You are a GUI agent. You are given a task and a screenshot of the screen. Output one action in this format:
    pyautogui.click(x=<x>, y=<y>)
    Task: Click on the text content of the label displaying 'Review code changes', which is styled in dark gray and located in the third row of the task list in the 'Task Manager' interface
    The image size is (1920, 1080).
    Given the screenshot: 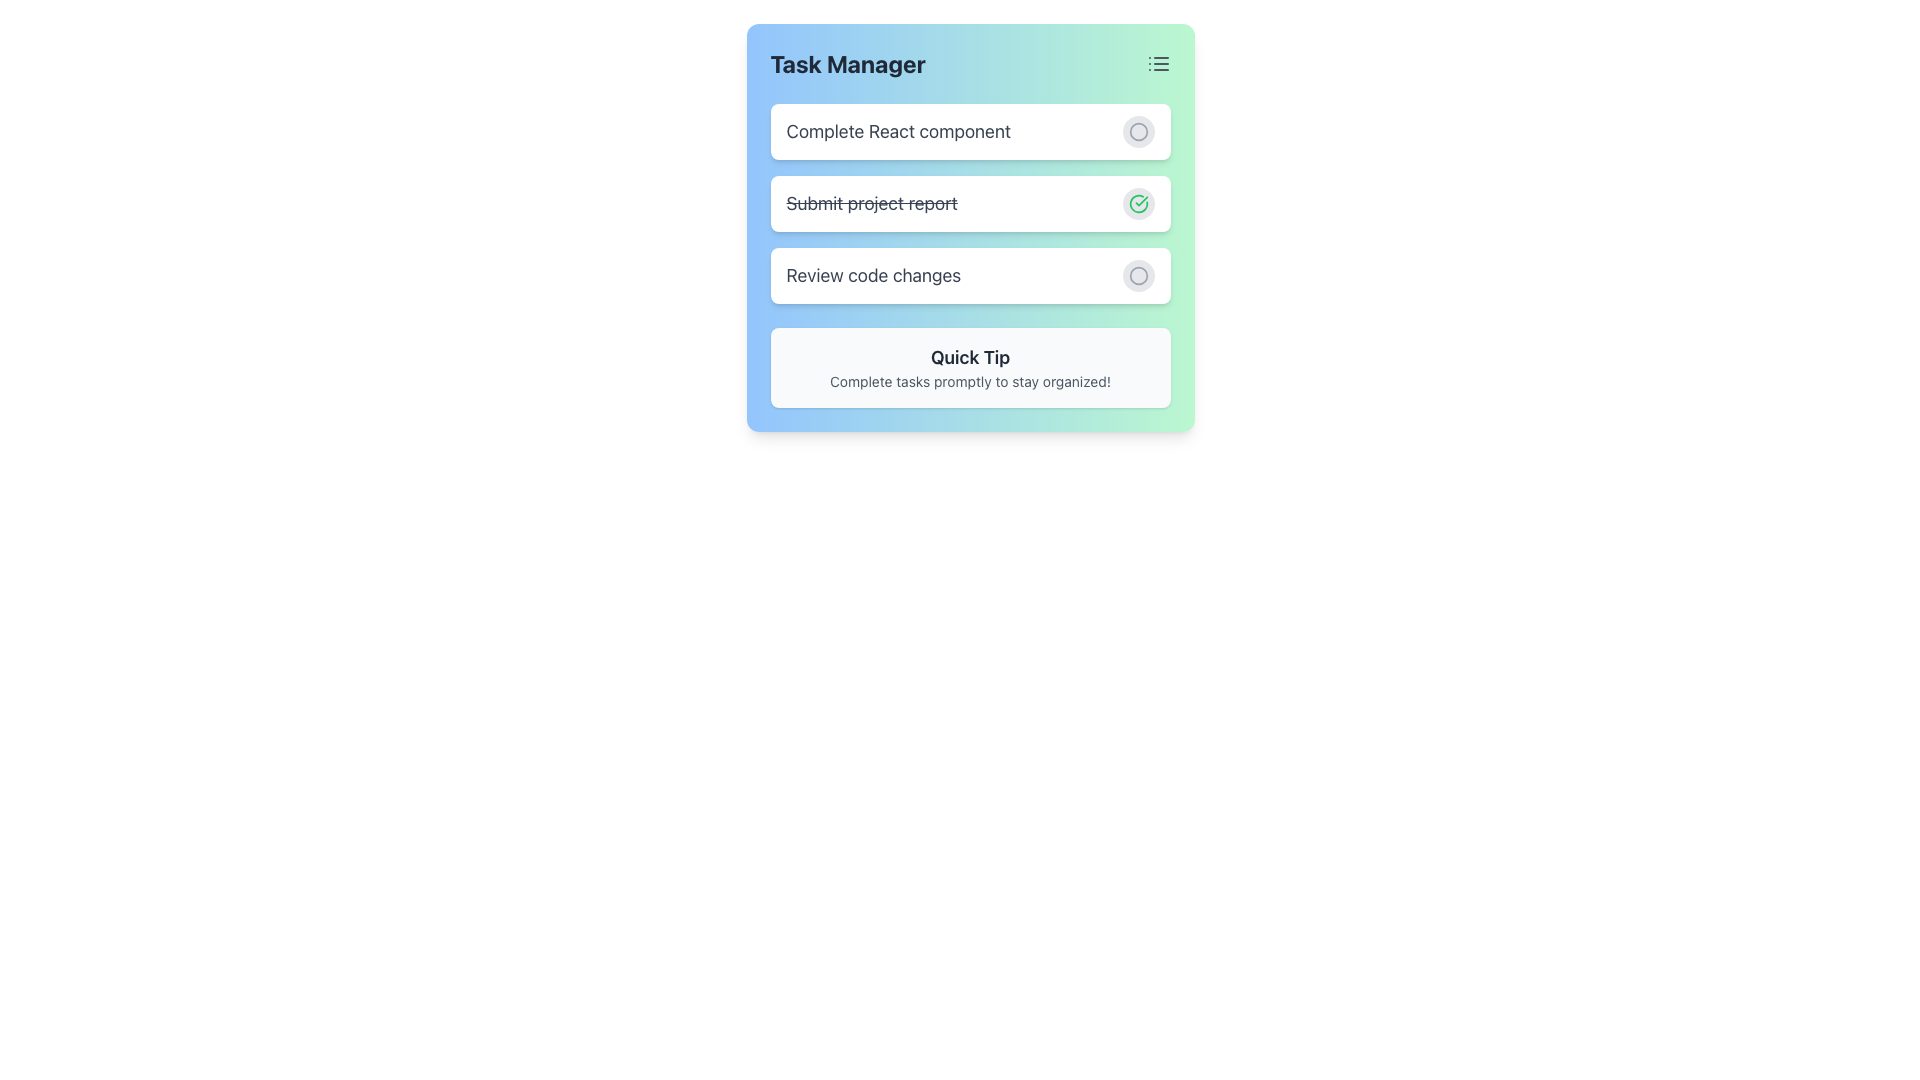 What is the action you would take?
    pyautogui.click(x=873, y=276)
    